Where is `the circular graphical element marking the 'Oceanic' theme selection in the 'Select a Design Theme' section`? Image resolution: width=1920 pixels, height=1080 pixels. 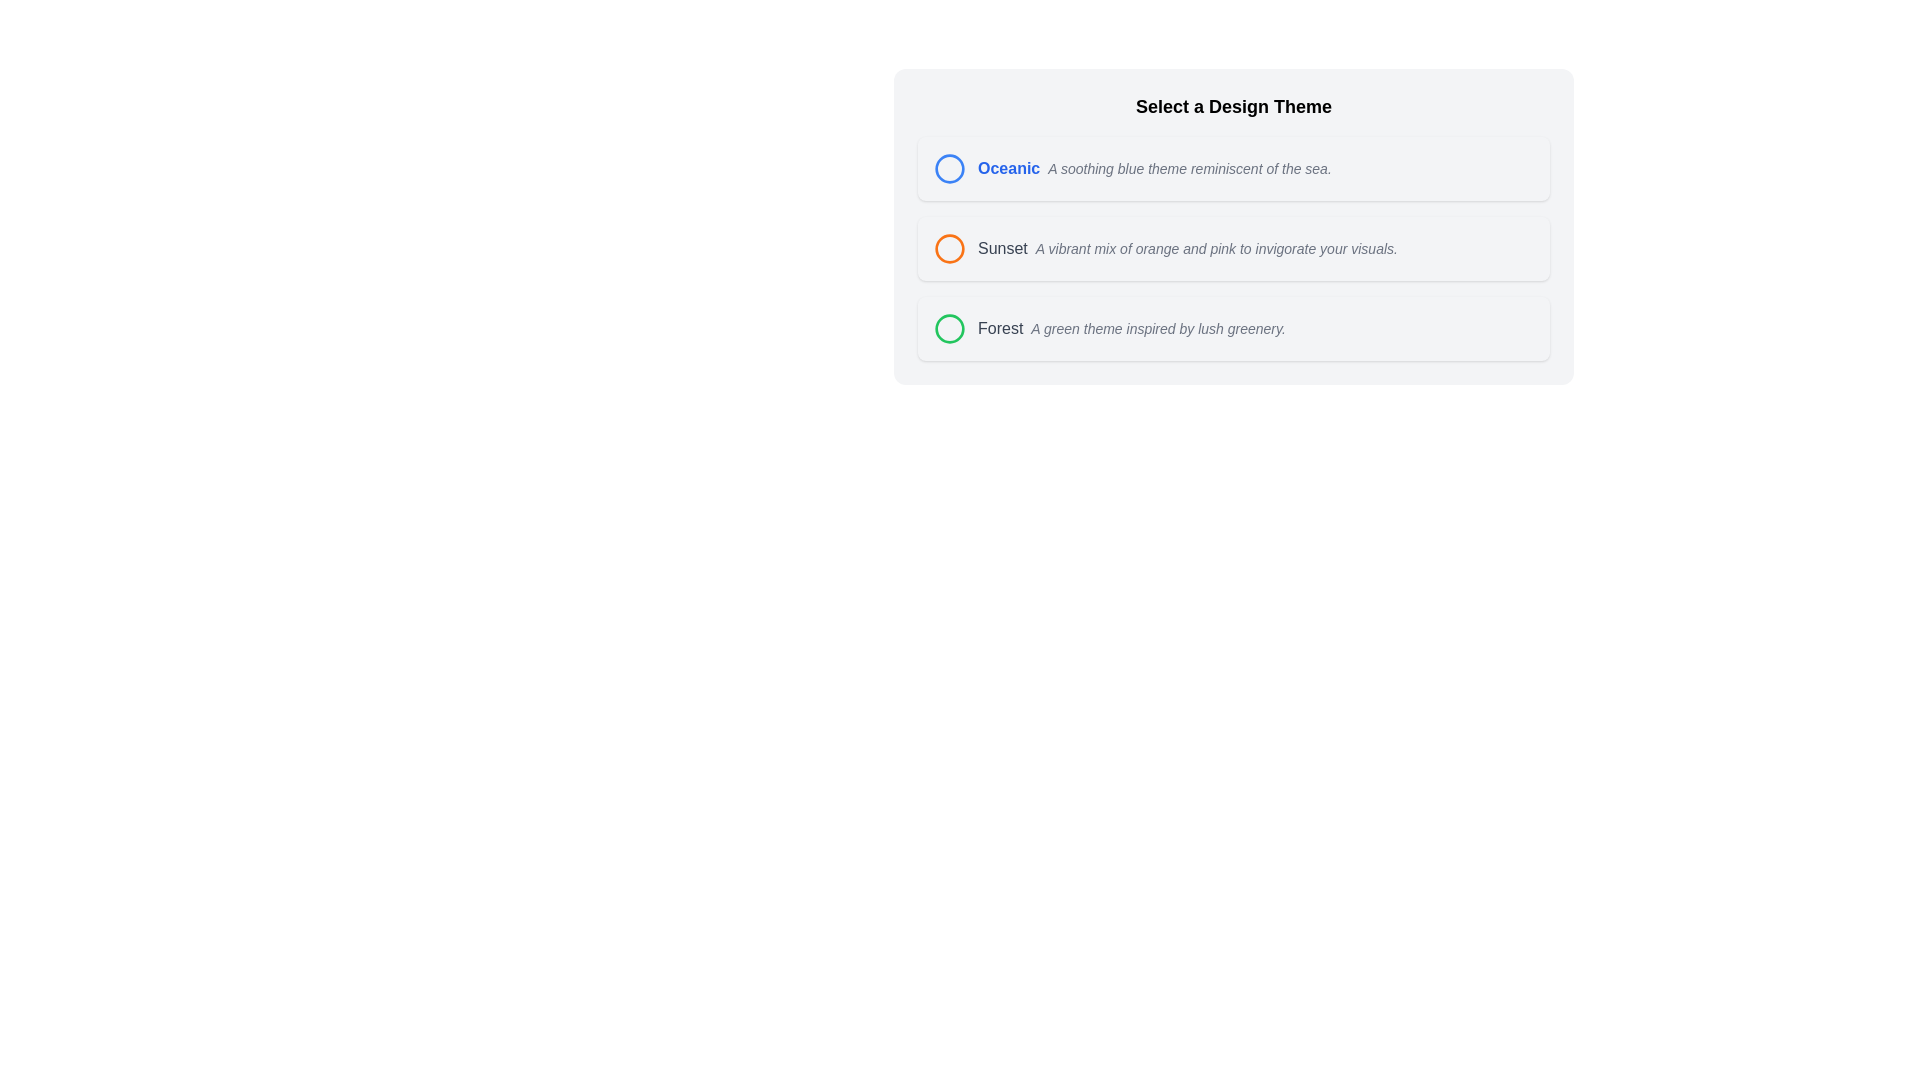 the circular graphical element marking the 'Oceanic' theme selection in the 'Select a Design Theme' section is located at coordinates (949, 168).